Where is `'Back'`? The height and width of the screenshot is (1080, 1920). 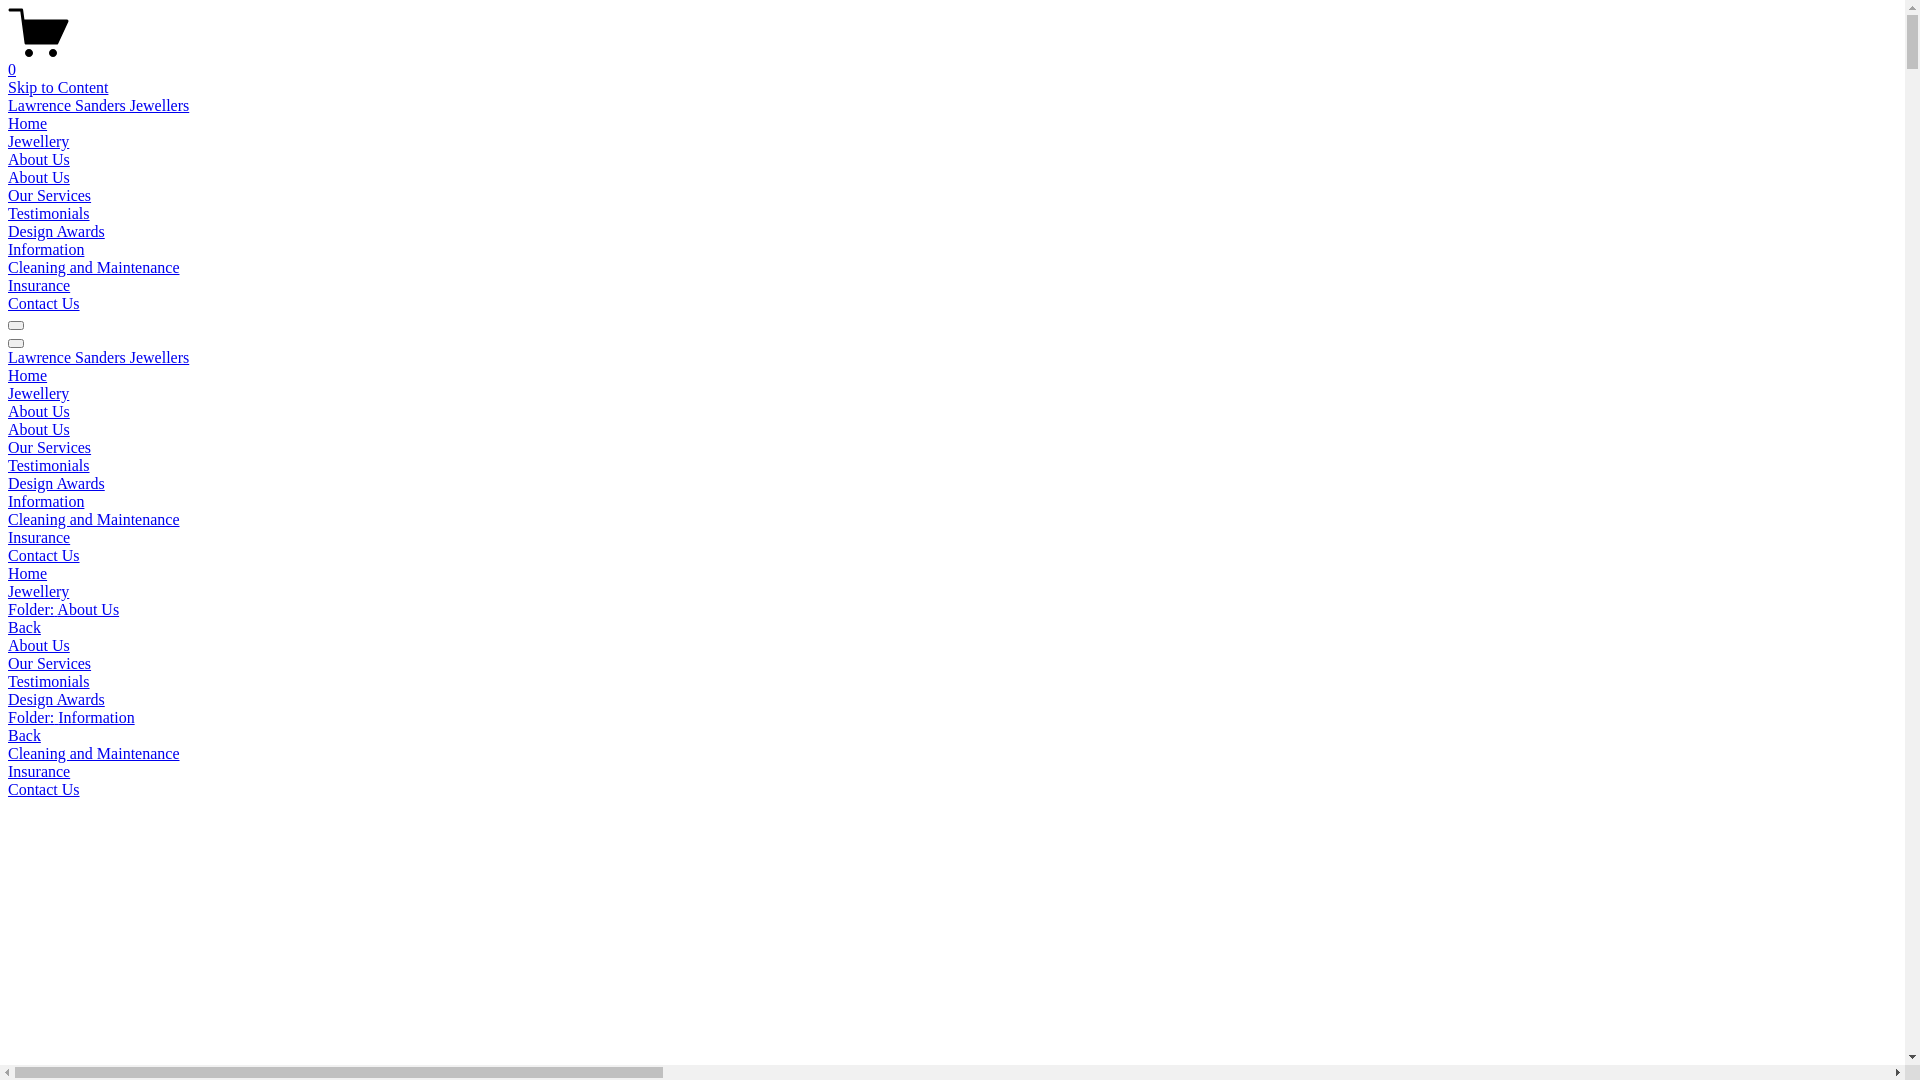
'Back' is located at coordinates (24, 735).